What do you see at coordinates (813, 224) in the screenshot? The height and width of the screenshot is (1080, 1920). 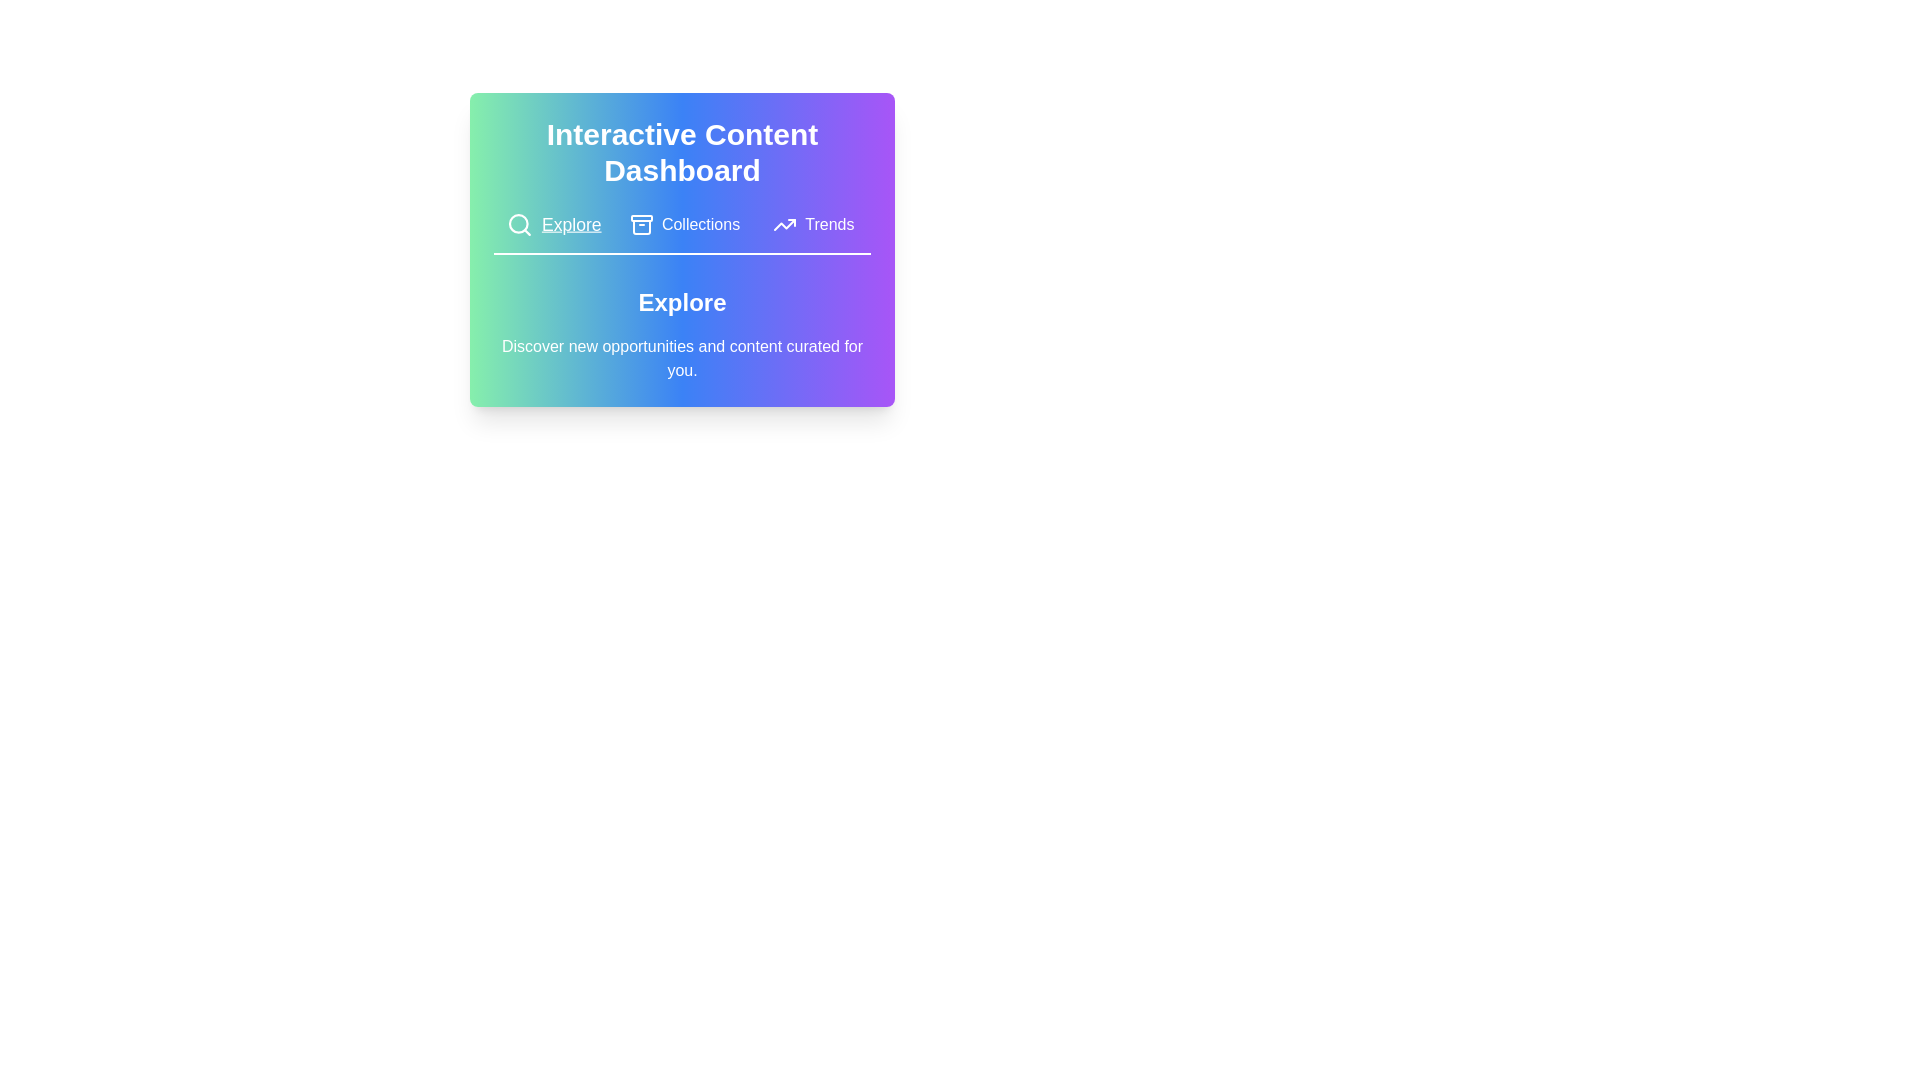 I see `the tab button labeled Trends` at bounding box center [813, 224].